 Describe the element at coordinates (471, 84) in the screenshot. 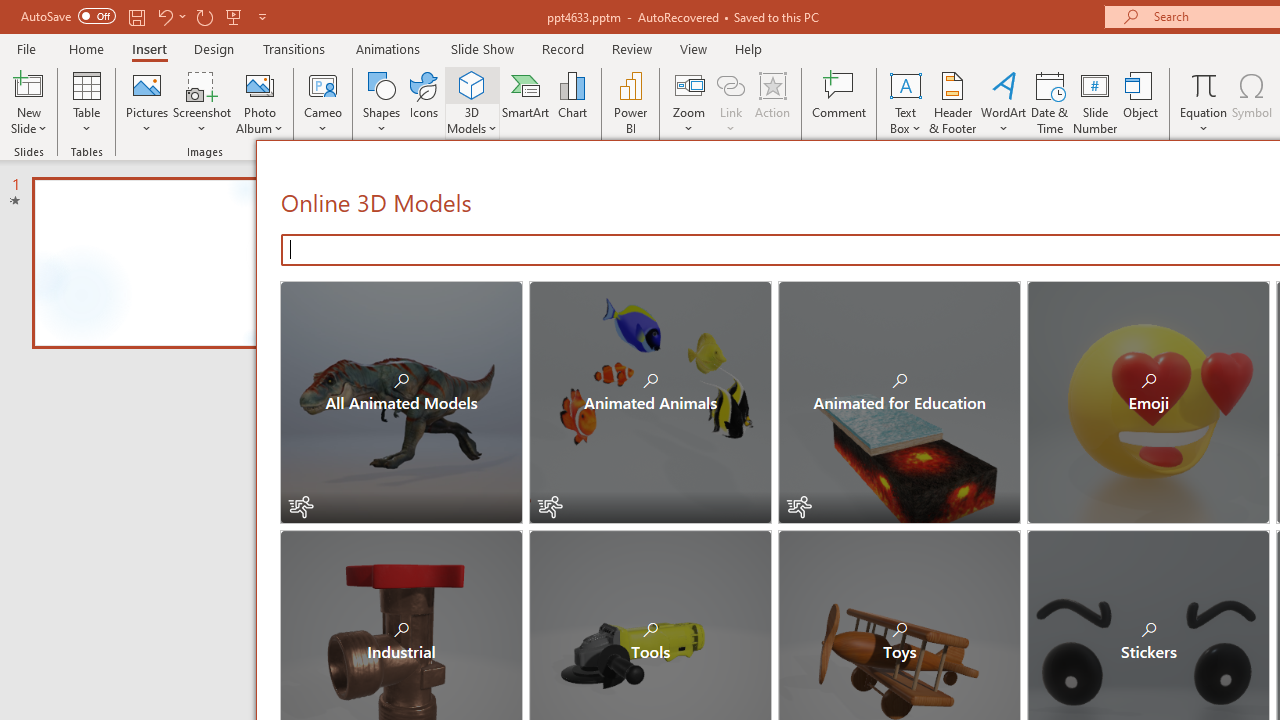

I see `'3D Models'` at that location.